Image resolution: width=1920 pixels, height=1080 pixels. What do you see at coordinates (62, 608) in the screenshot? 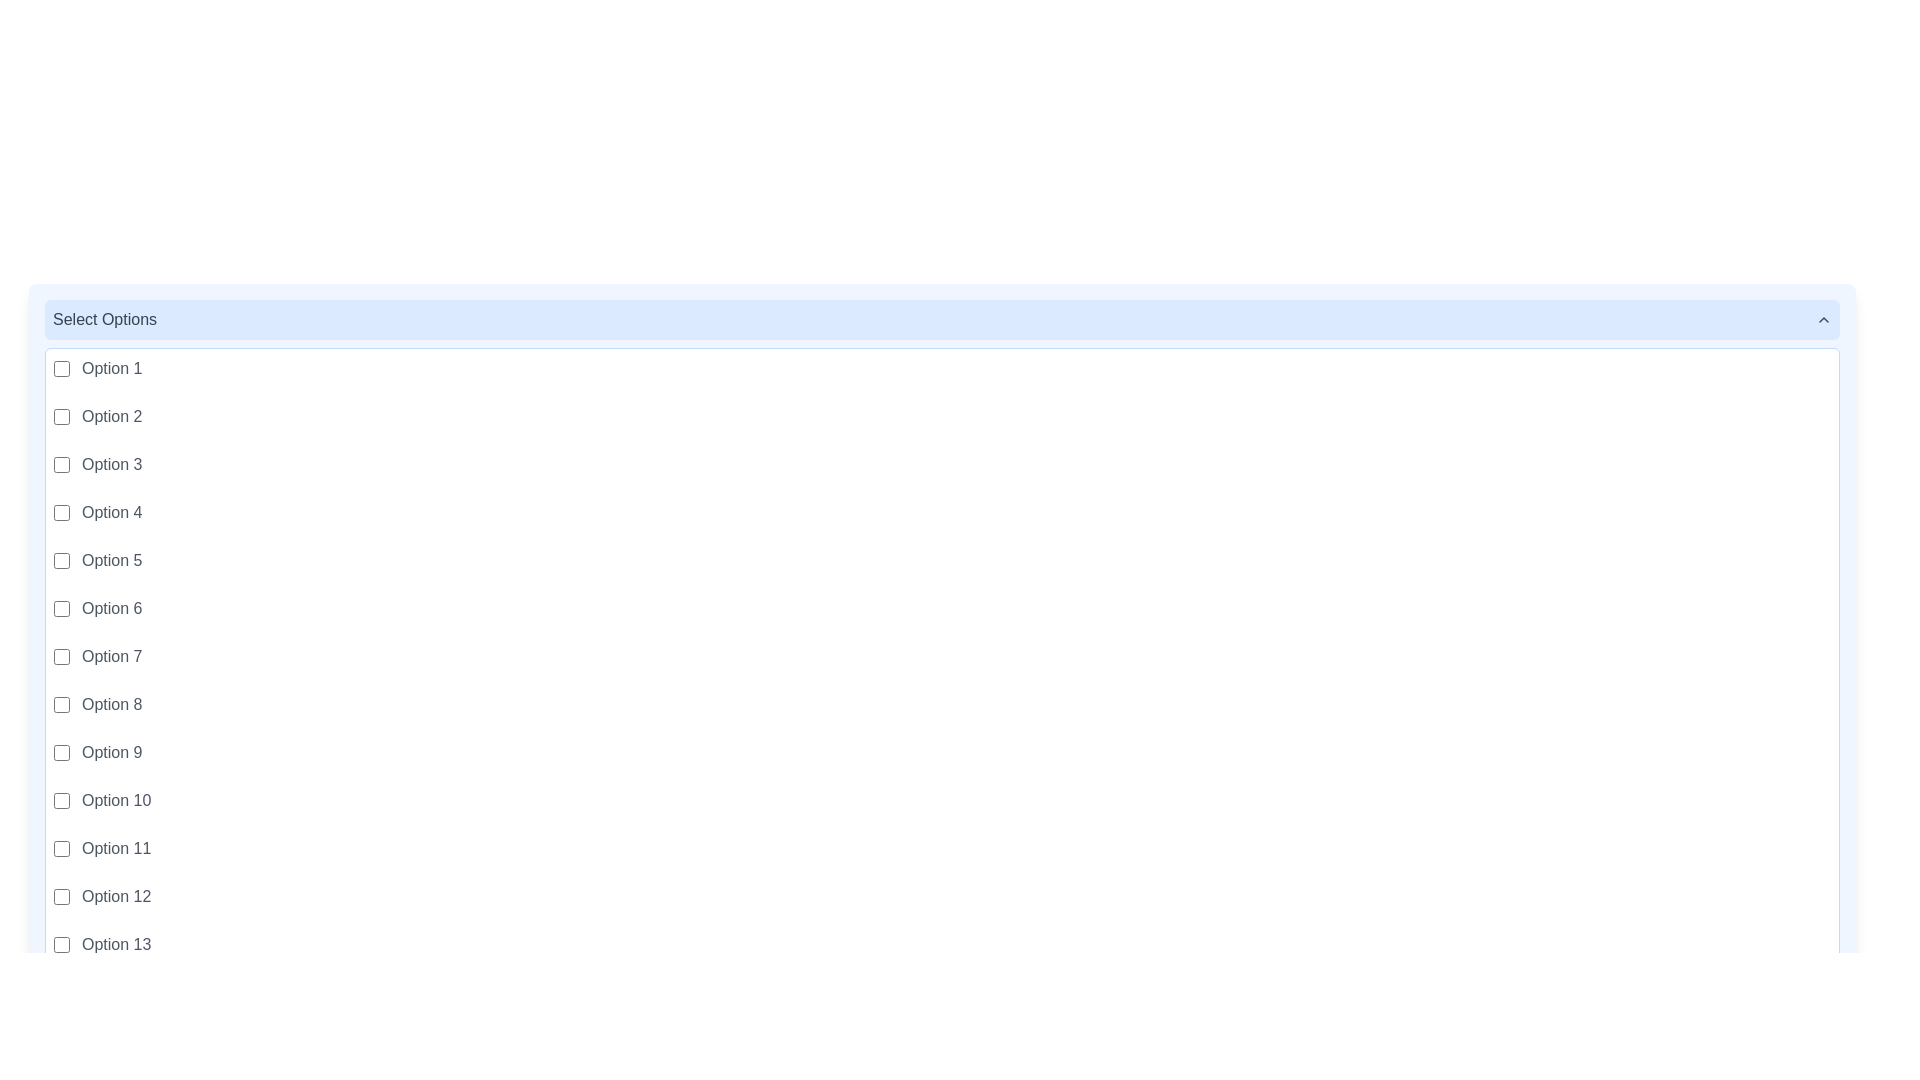
I see `the checkbox for 'Option 6' to allow user interaction via keyboard` at bounding box center [62, 608].